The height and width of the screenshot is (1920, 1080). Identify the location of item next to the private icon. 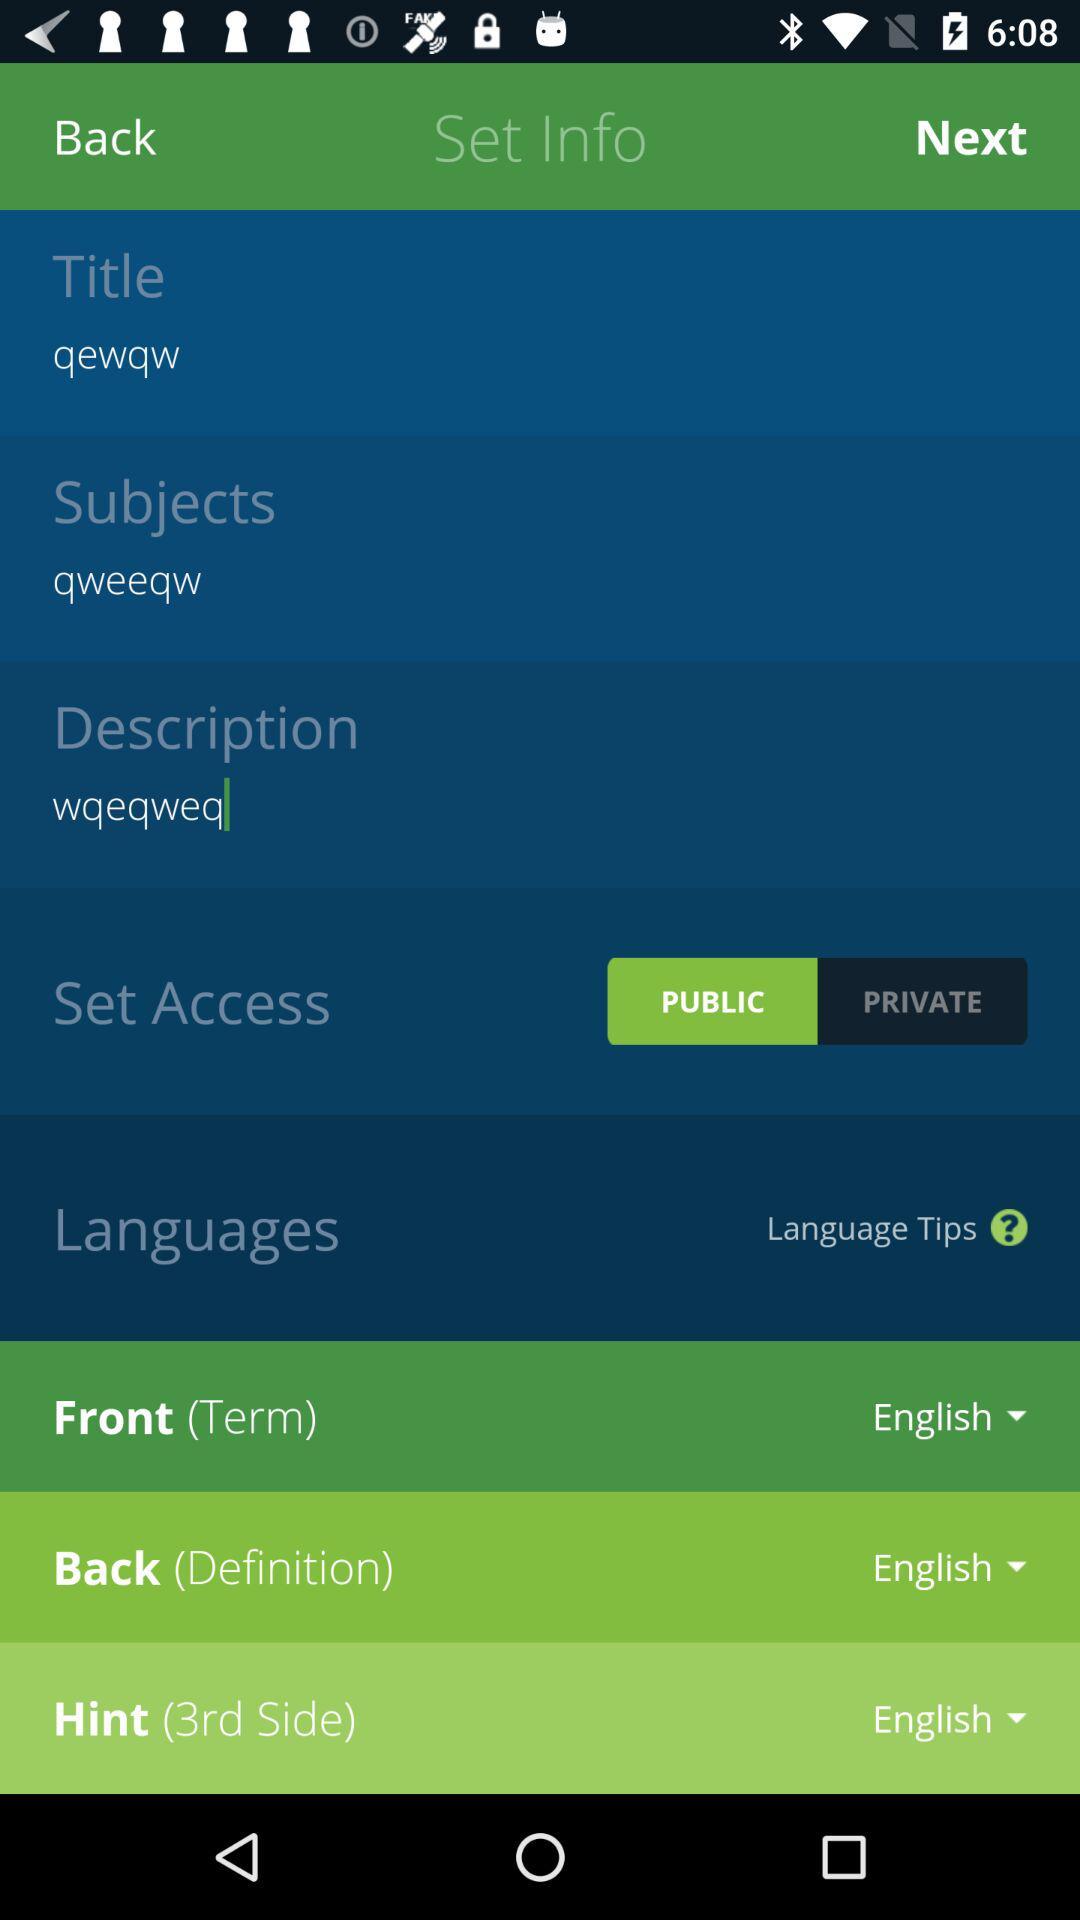
(711, 1001).